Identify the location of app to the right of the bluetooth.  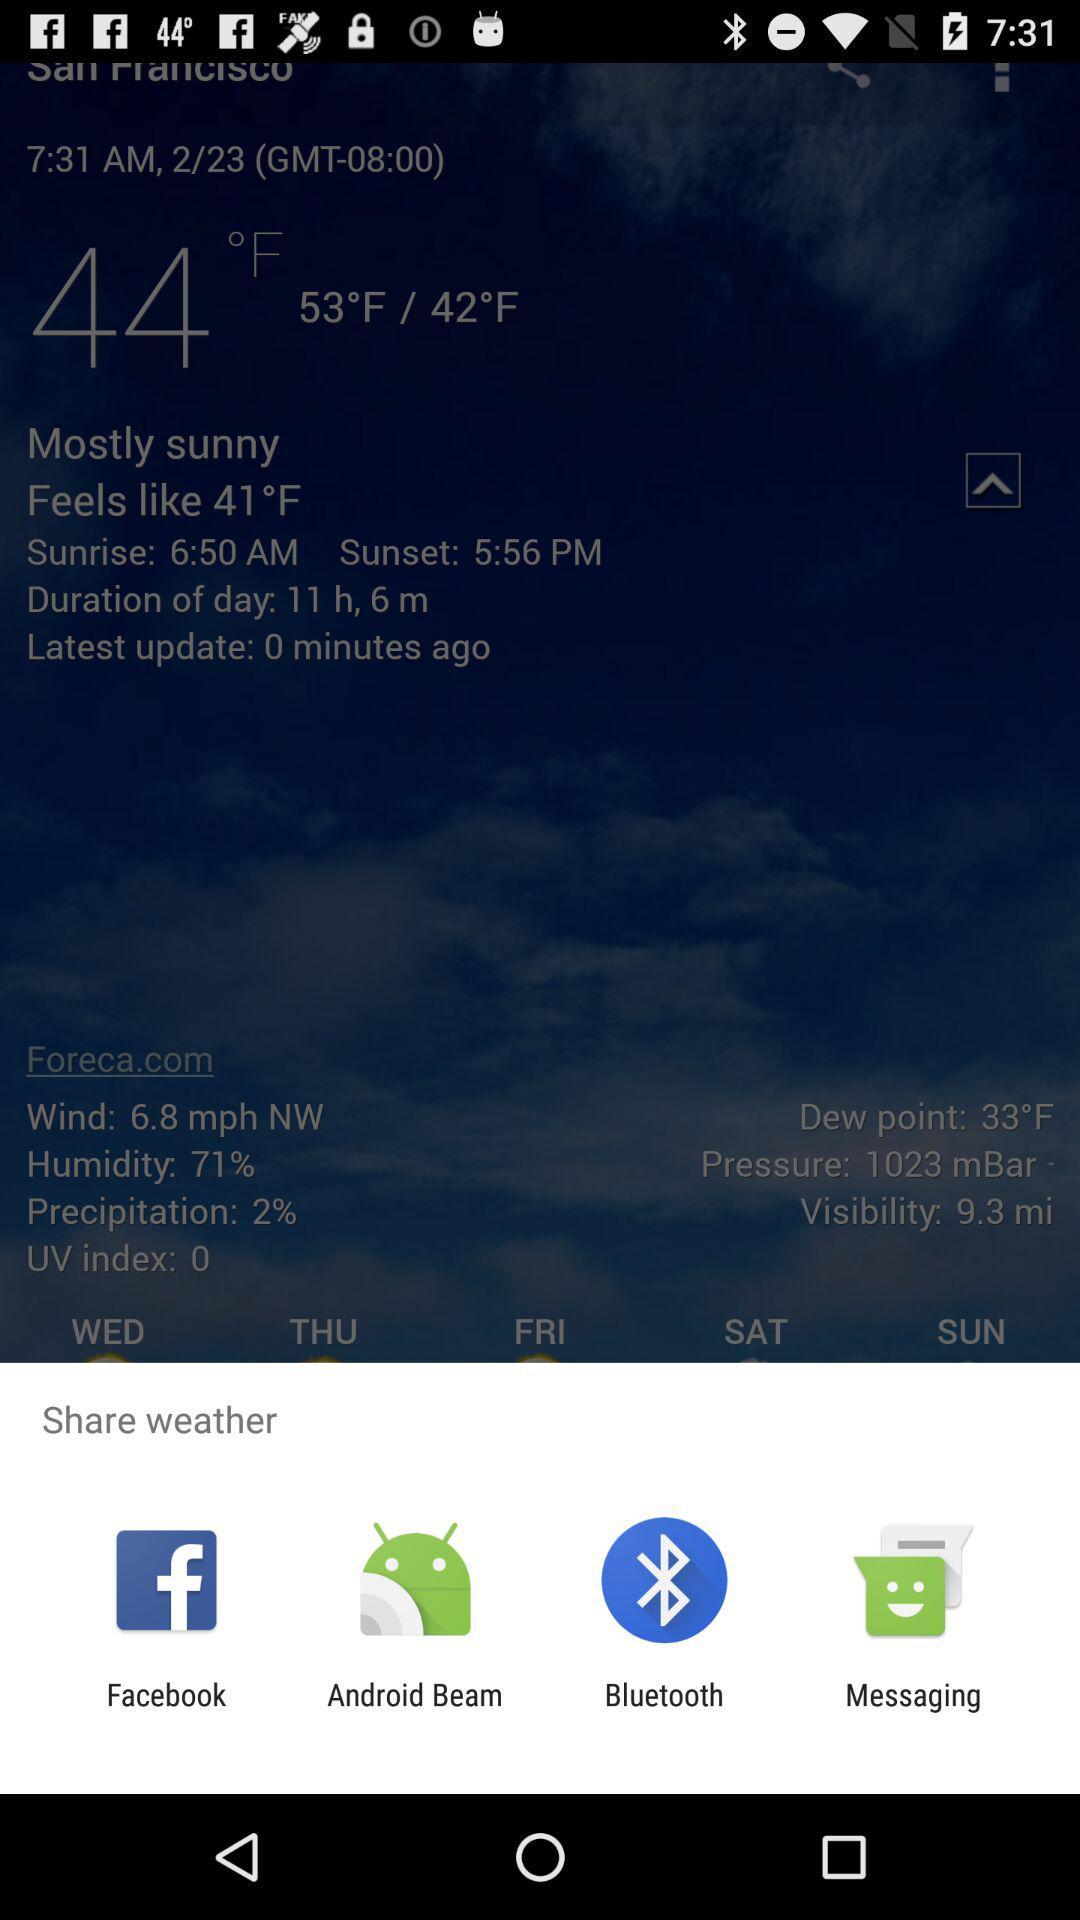
(913, 1711).